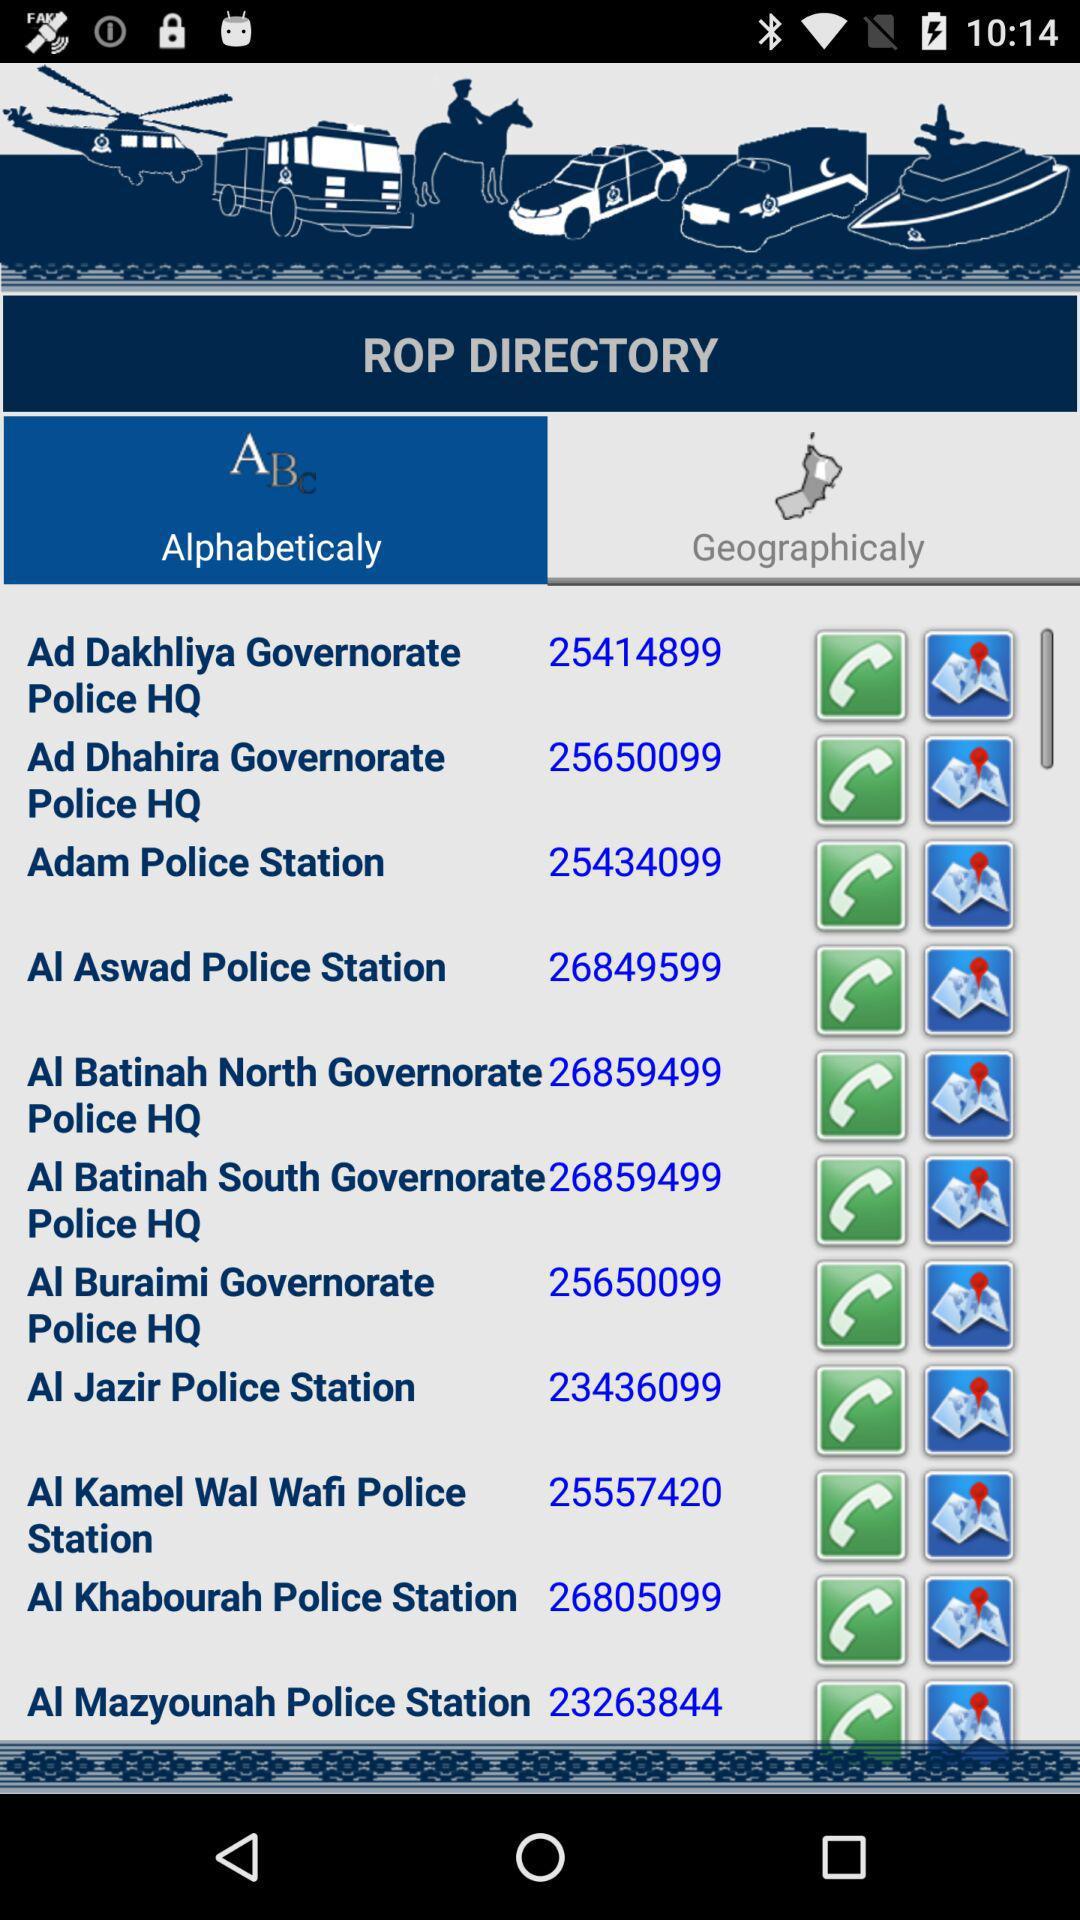 The image size is (1080, 1920). Describe the element at coordinates (967, 1725) in the screenshot. I see `show location` at that location.